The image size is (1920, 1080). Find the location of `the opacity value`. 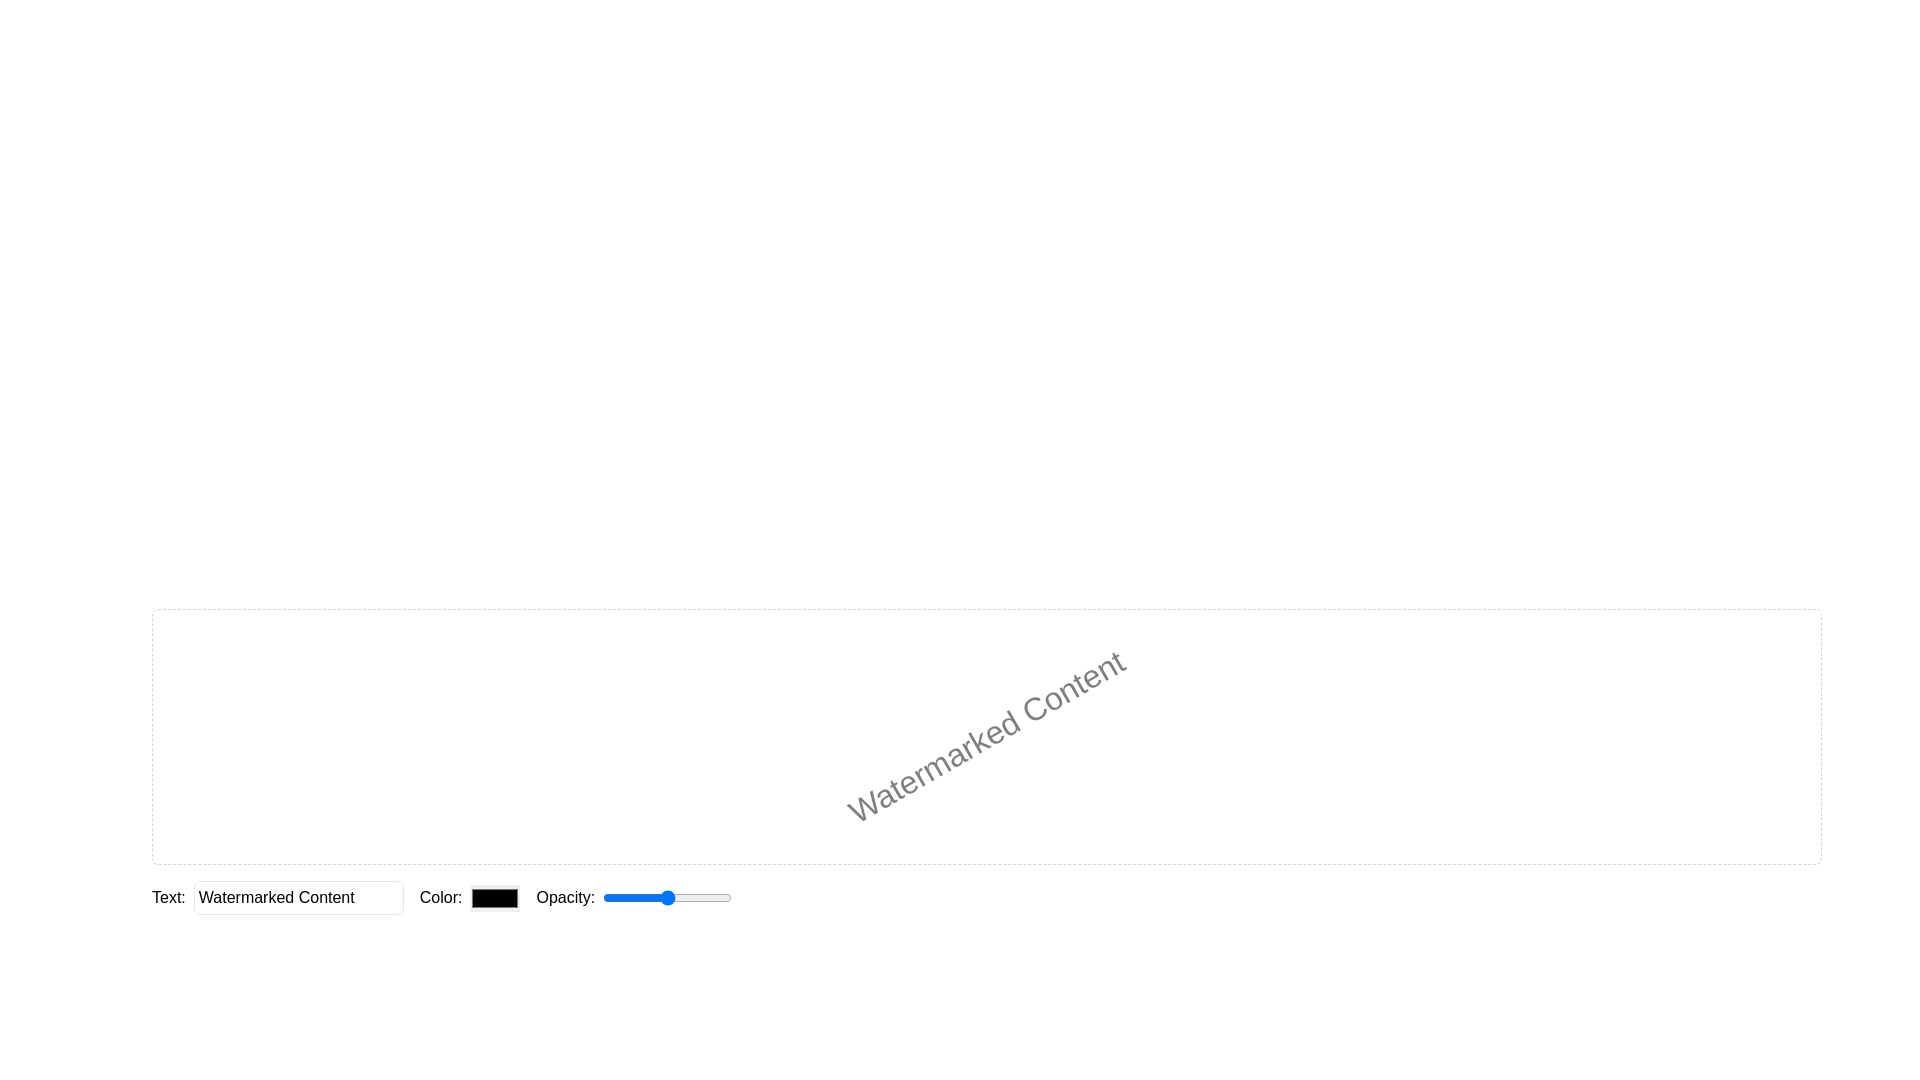

the opacity value is located at coordinates (705, 897).